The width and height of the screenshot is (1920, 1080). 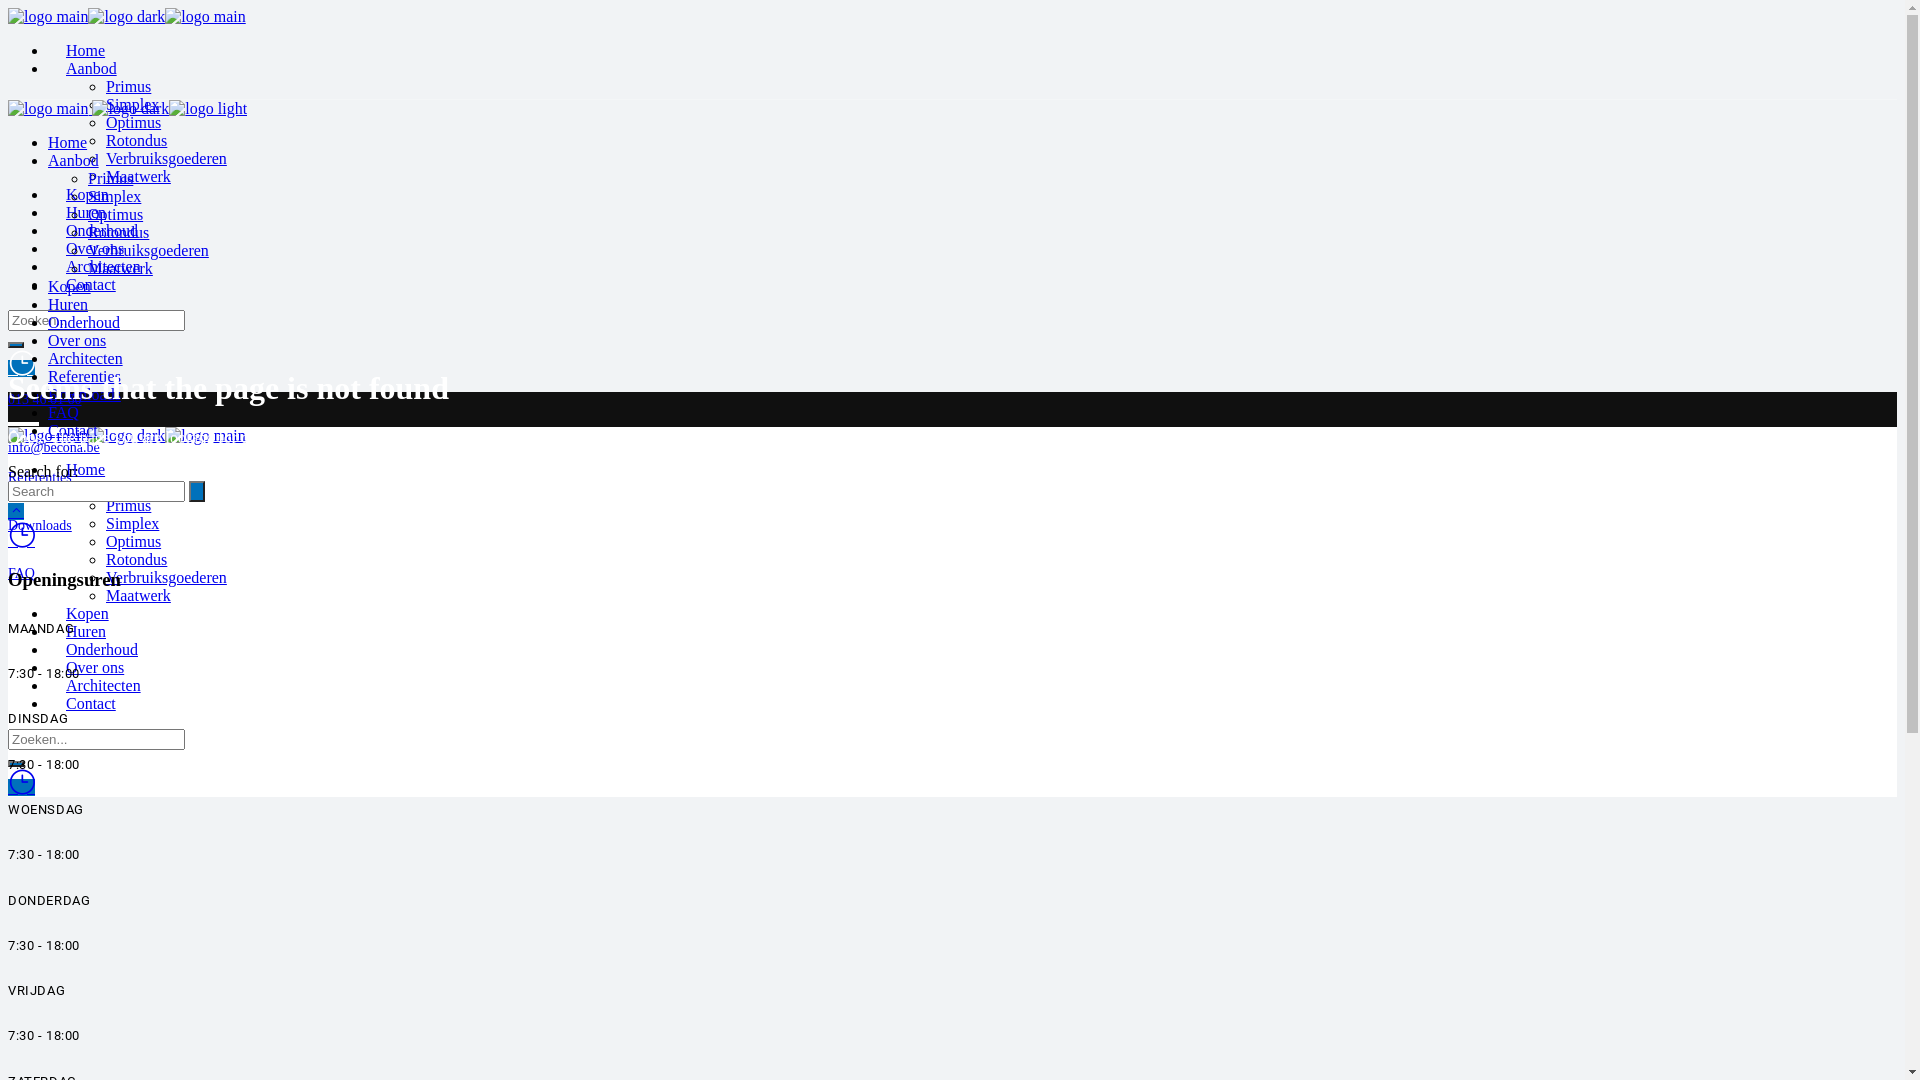 I want to click on 'Optimus', so click(x=132, y=122).